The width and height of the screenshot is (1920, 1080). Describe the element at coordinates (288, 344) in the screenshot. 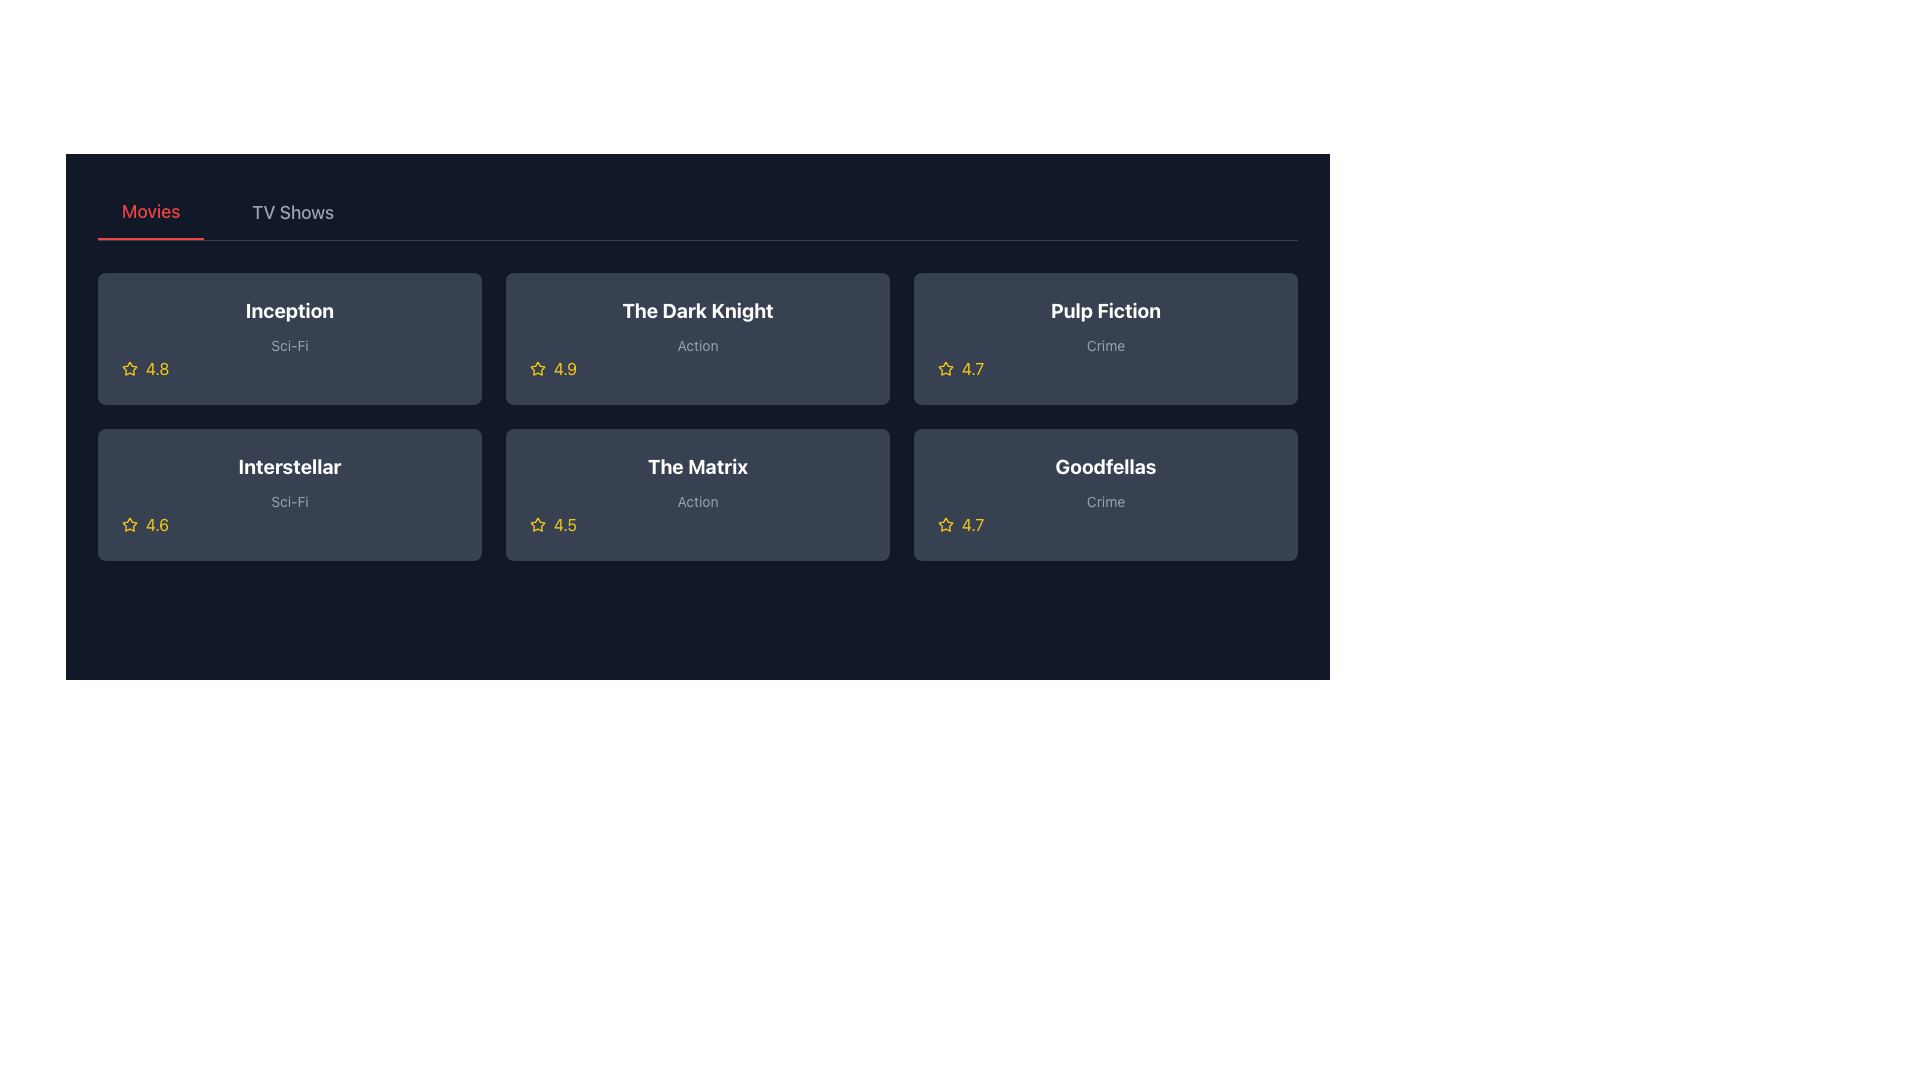

I see `the text label displaying 'Sci-Fi', which is styled with a small font size and gray color, located immediately below the title 'Inception' in the first row and first column of the grid layout` at that location.